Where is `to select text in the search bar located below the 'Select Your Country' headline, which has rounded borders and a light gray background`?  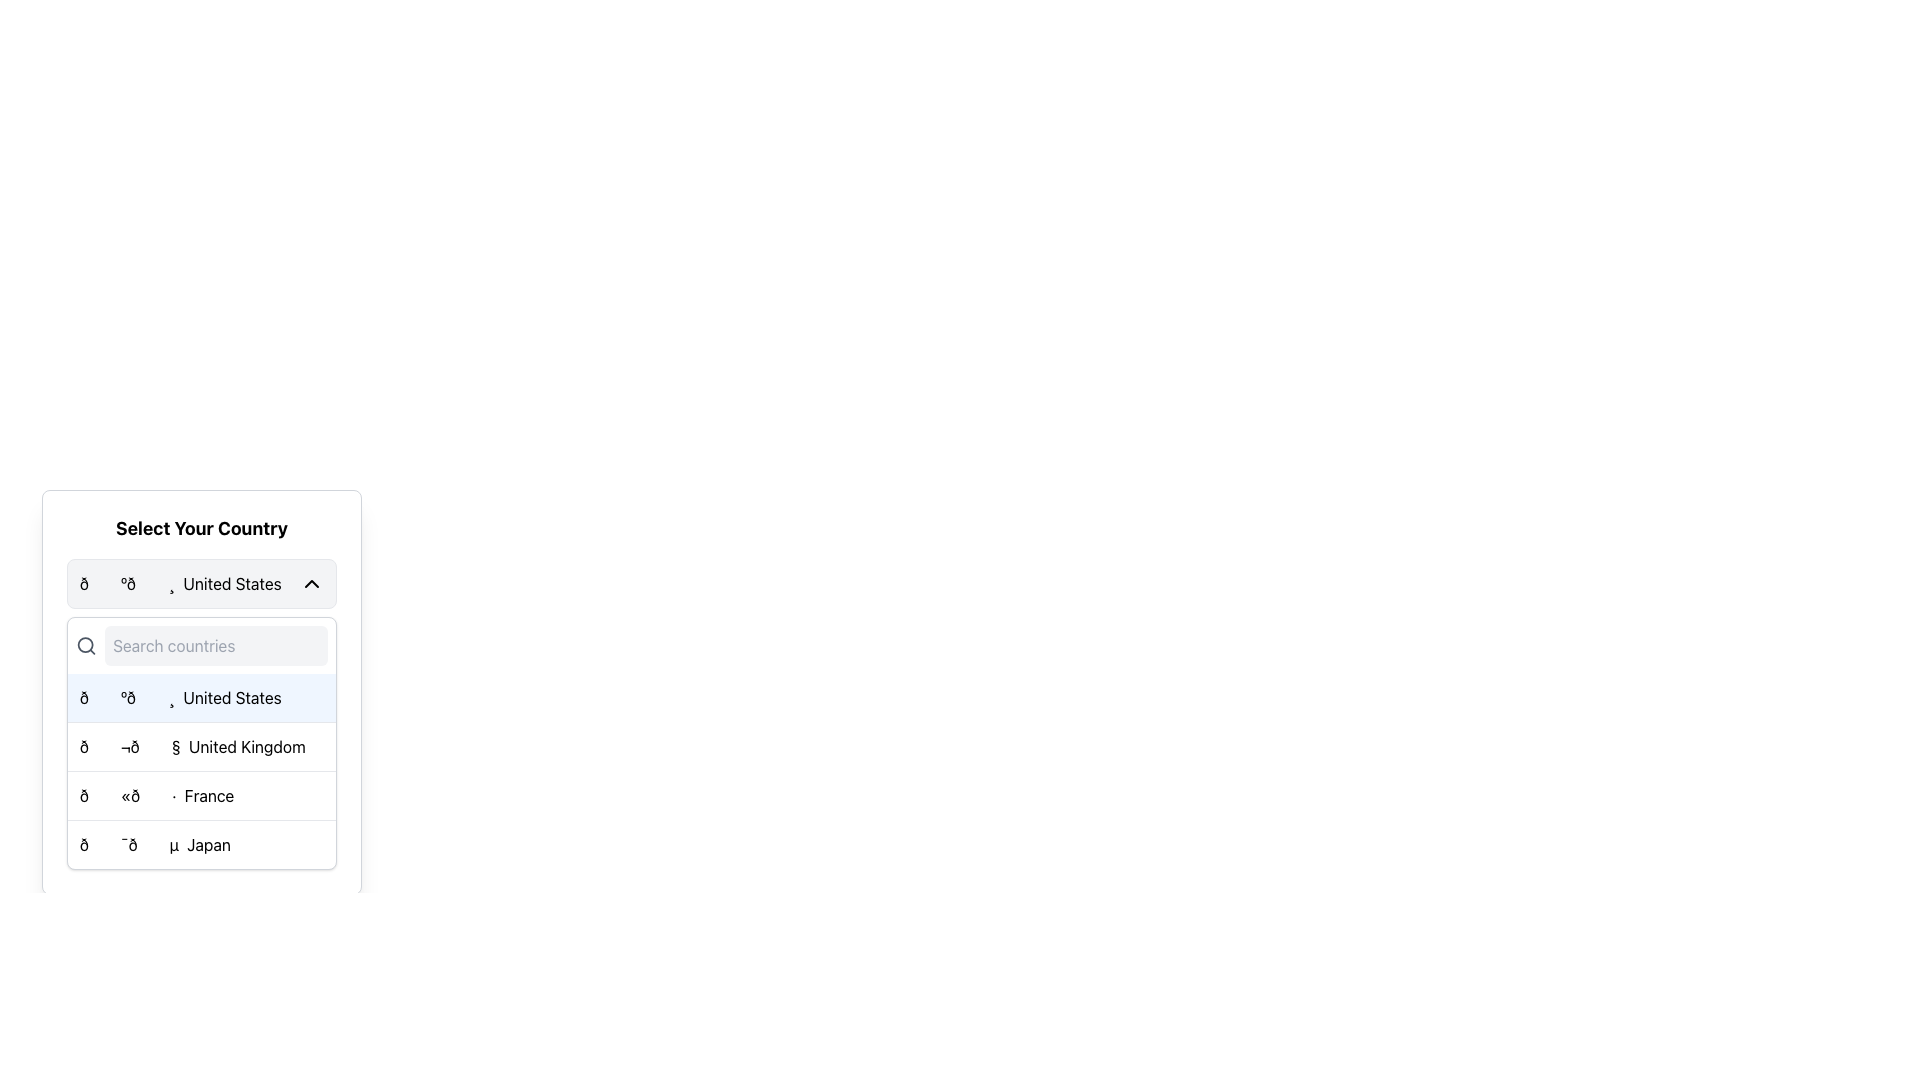 to select text in the search bar located below the 'Select Your Country' headline, which has rounded borders and a light gray background is located at coordinates (201, 645).